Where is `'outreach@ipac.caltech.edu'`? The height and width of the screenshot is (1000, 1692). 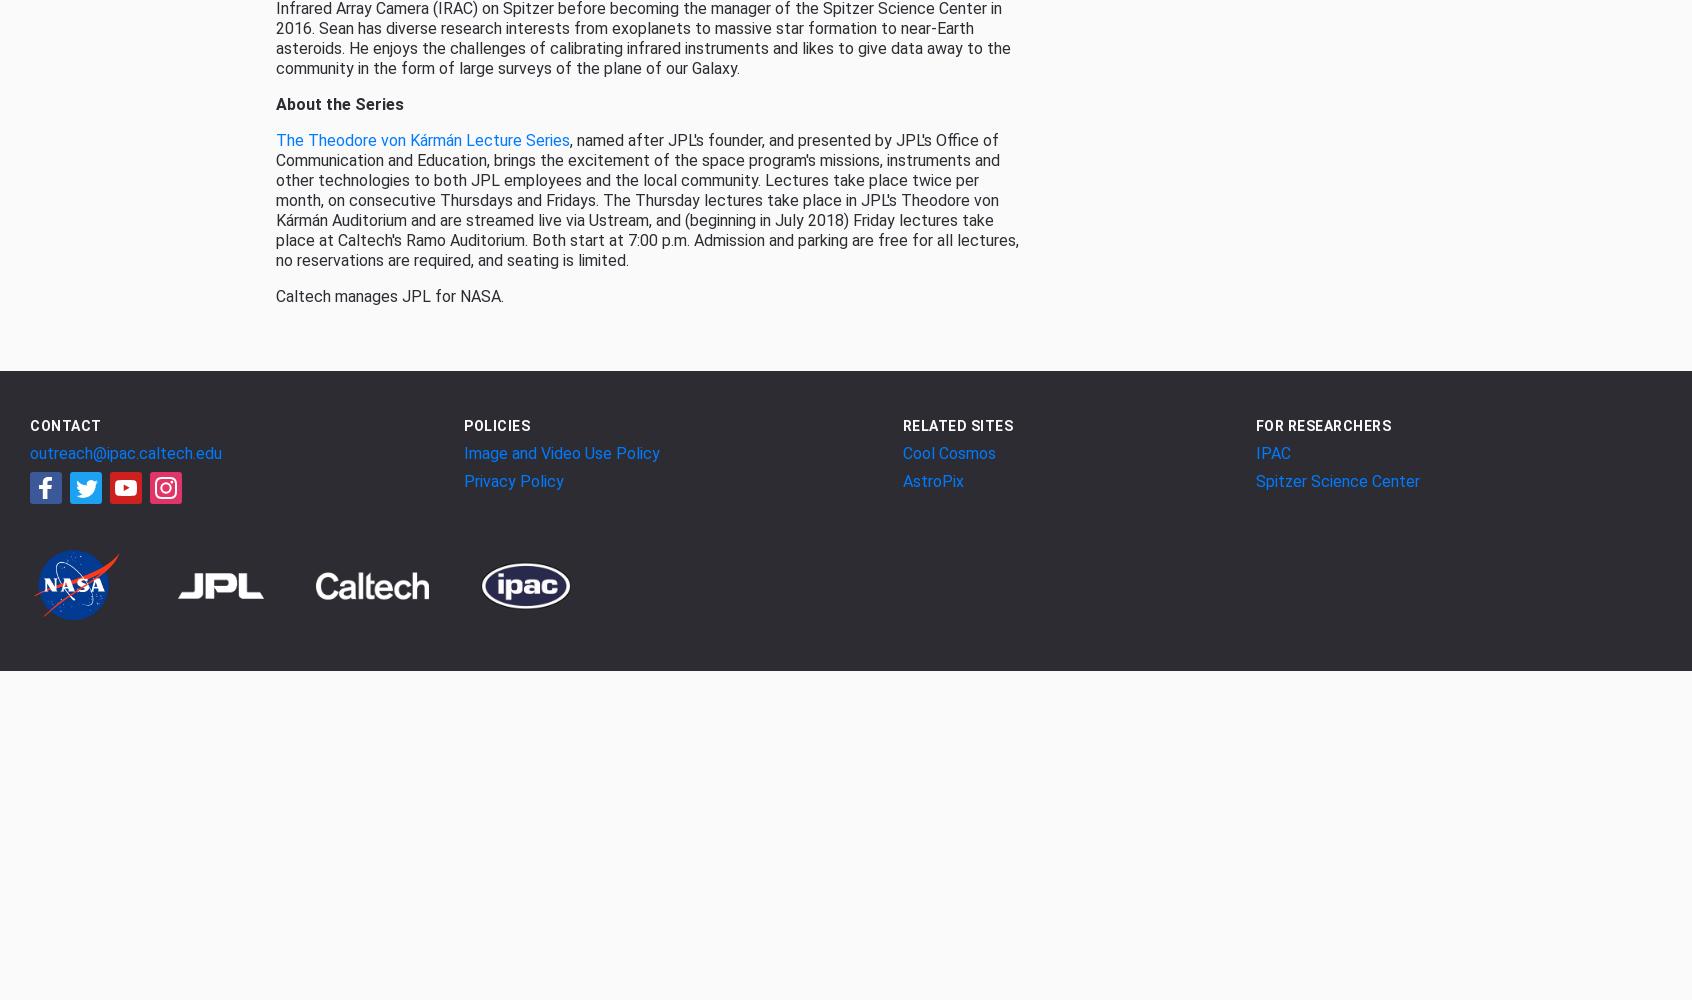
'outreach@ipac.caltech.edu' is located at coordinates (126, 451).